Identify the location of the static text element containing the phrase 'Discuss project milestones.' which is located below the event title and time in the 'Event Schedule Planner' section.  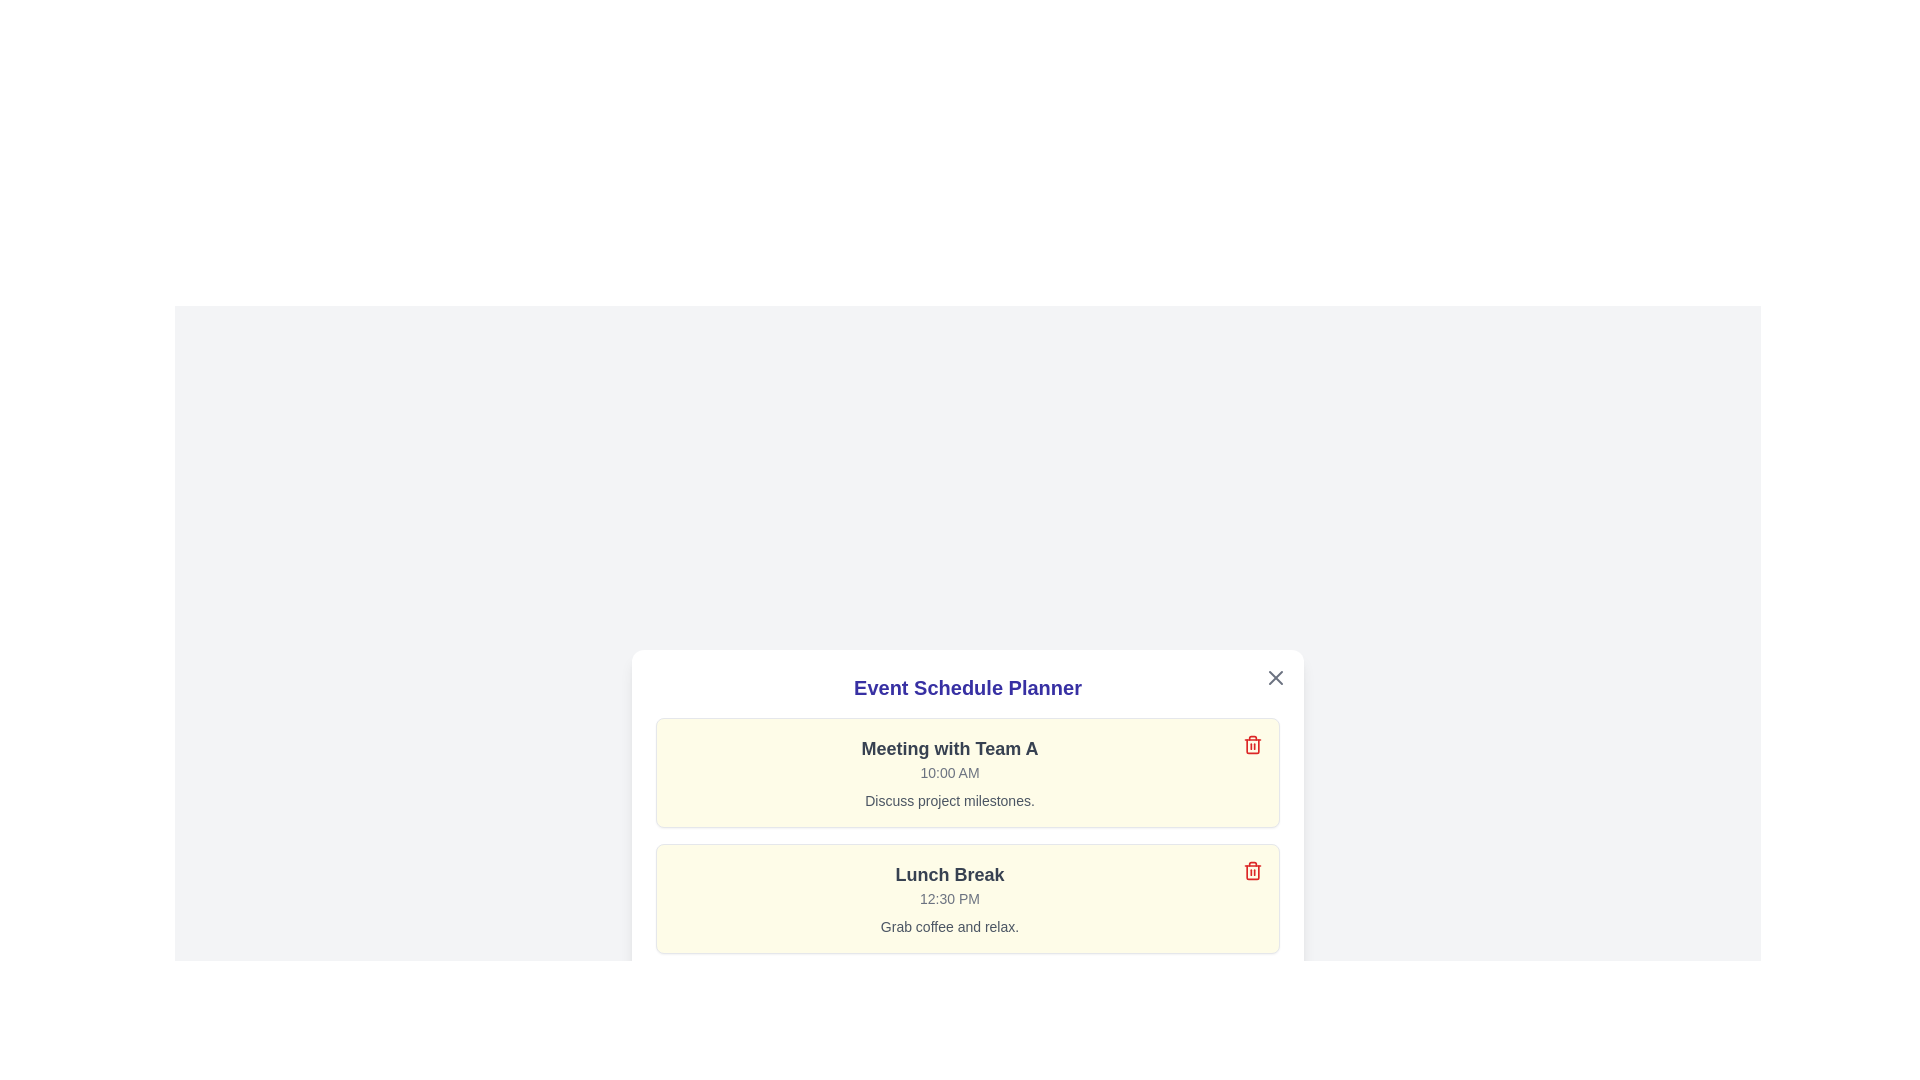
(949, 800).